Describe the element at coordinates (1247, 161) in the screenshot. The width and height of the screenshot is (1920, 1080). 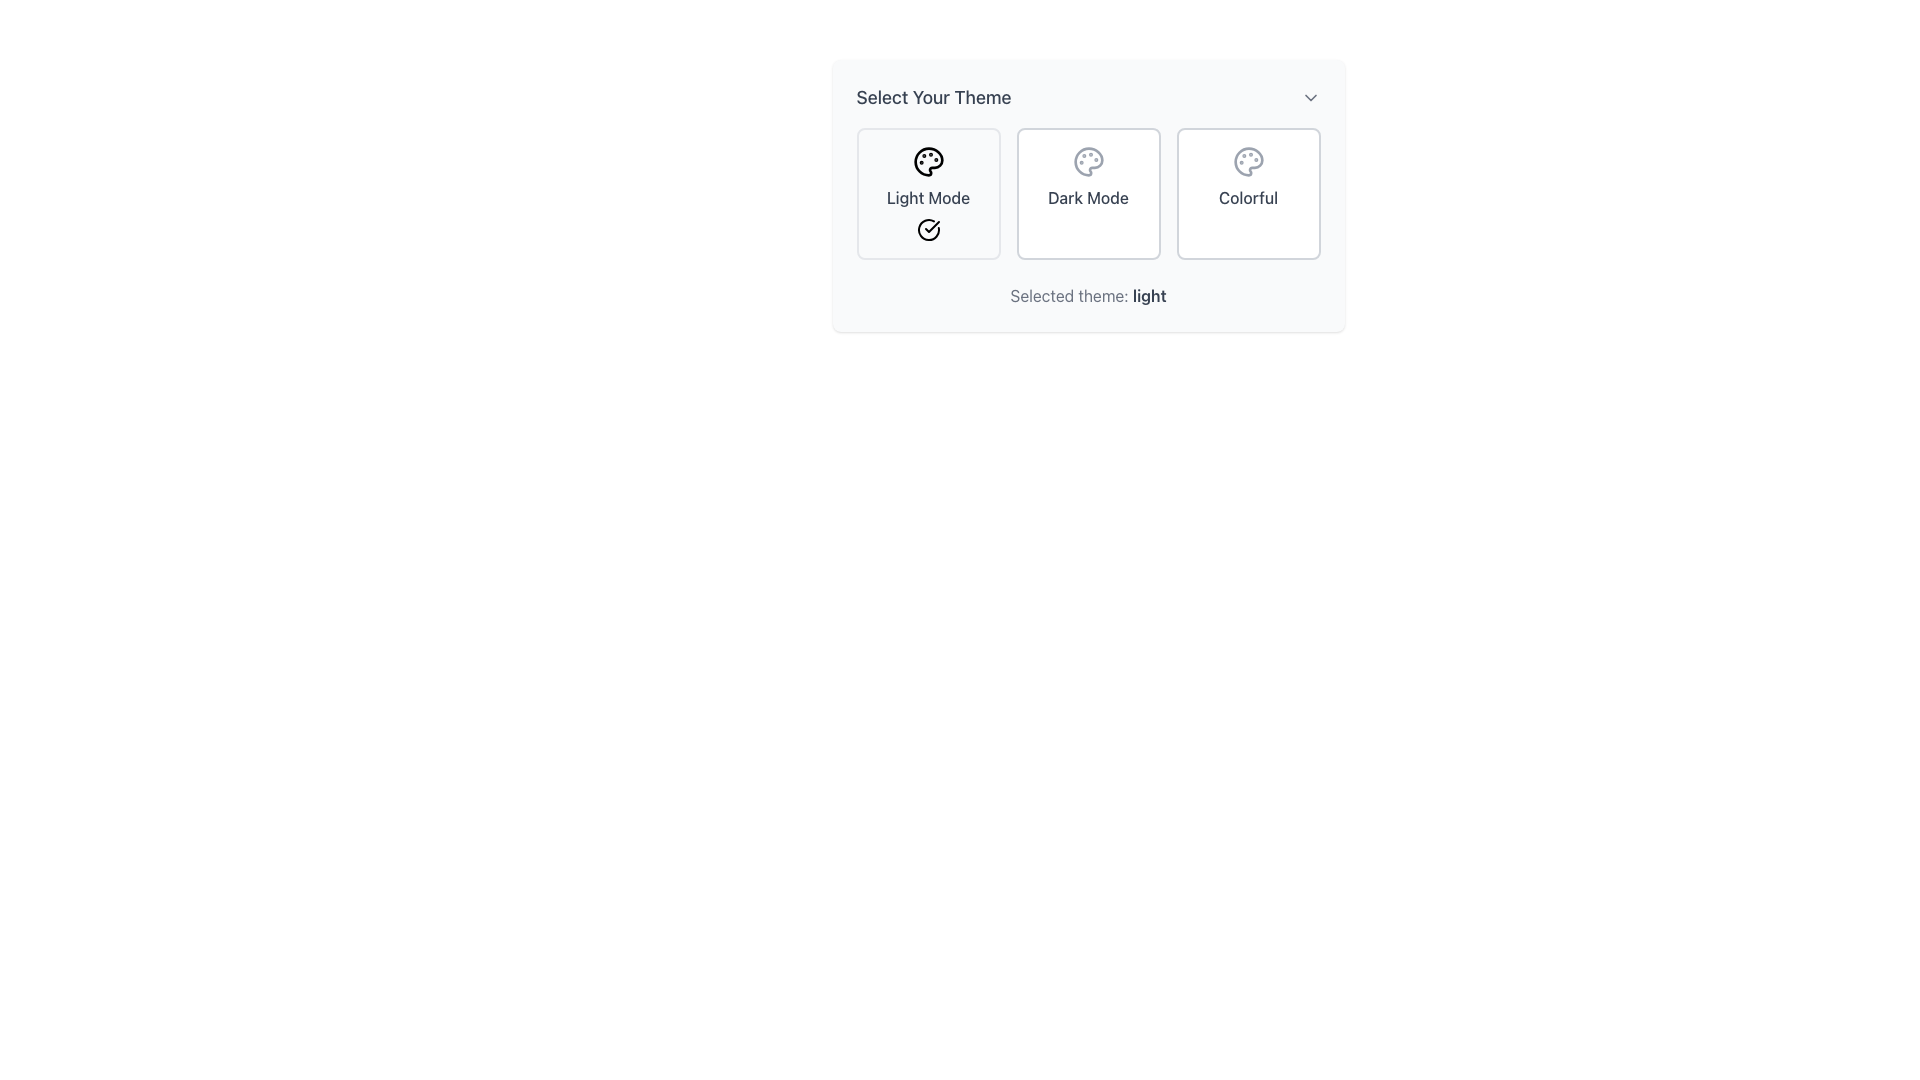
I see `the 'Colorful' theme selection SVG icon located in the center-right area of the 'Select Your Theme' options` at that location.